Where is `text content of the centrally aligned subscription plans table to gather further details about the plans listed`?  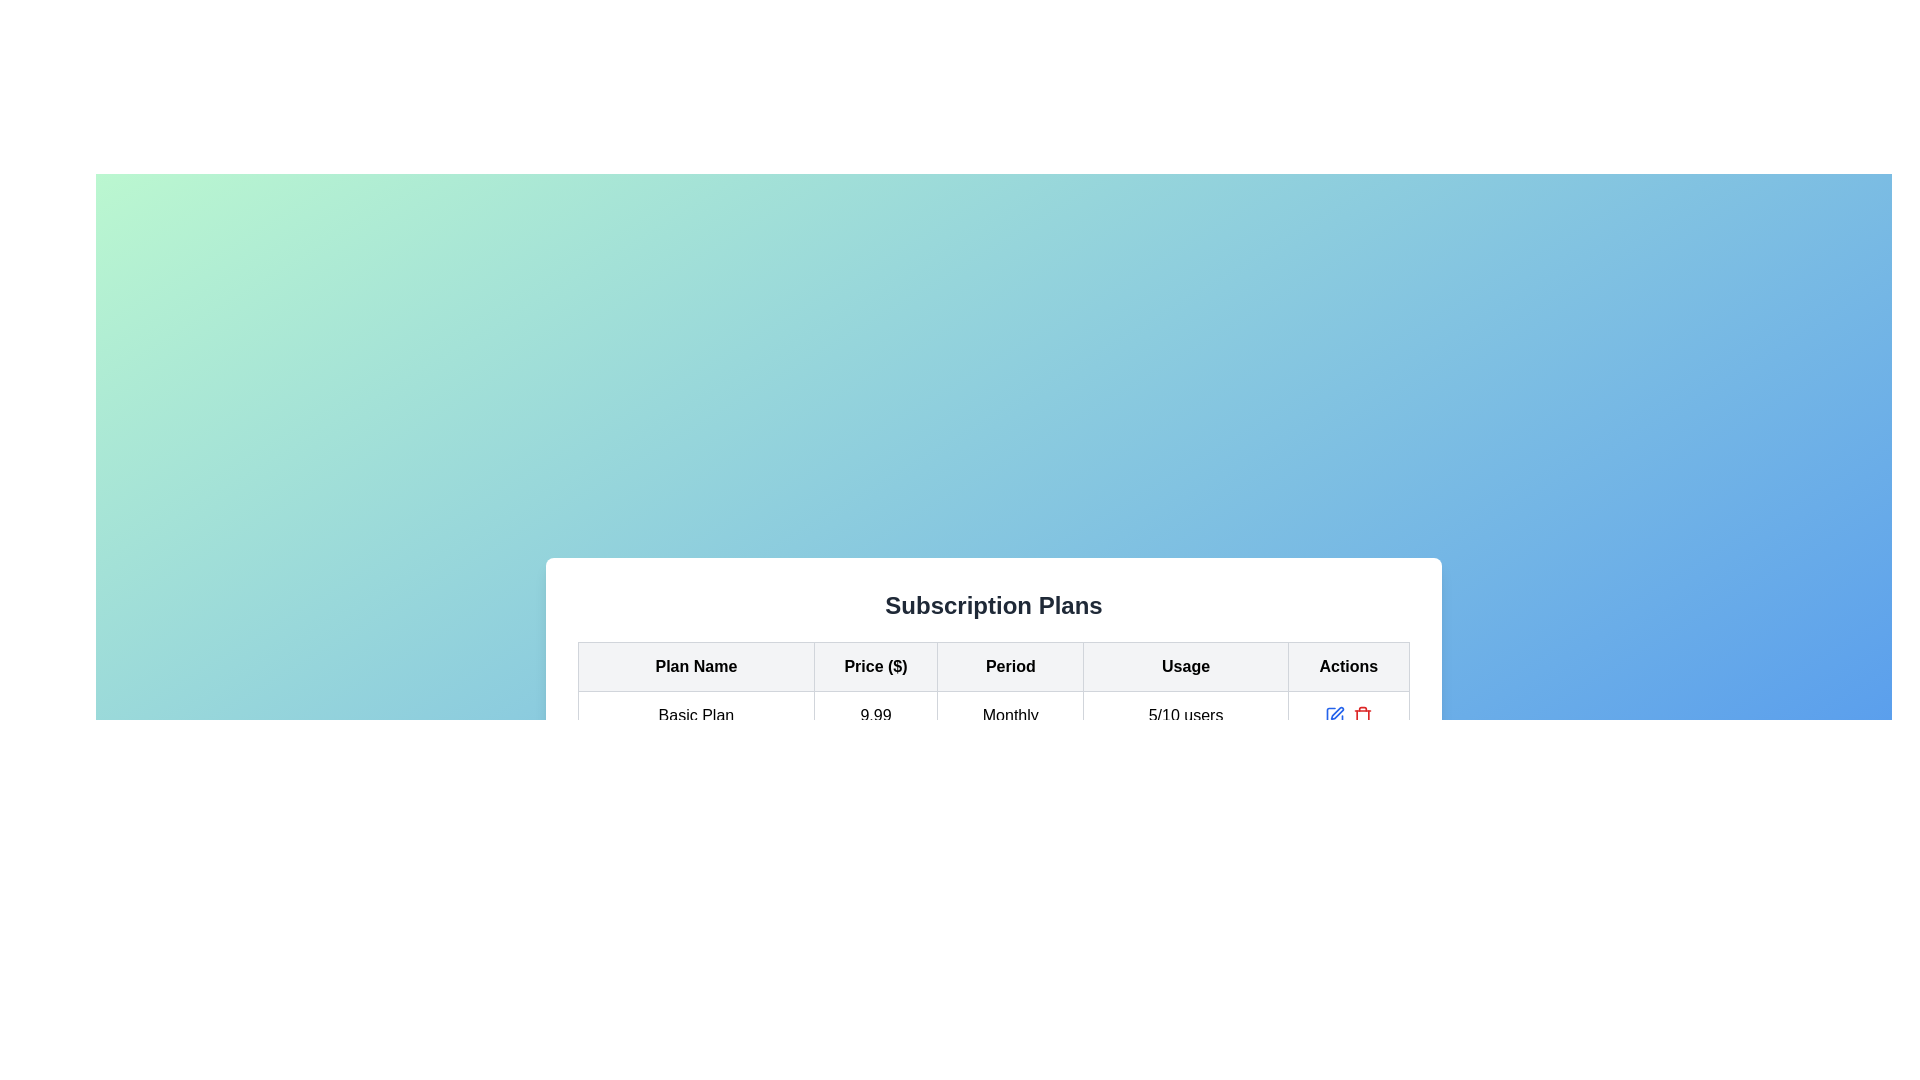
text content of the centrally aligned subscription plans table to gather further details about the plans listed is located at coordinates (993, 740).